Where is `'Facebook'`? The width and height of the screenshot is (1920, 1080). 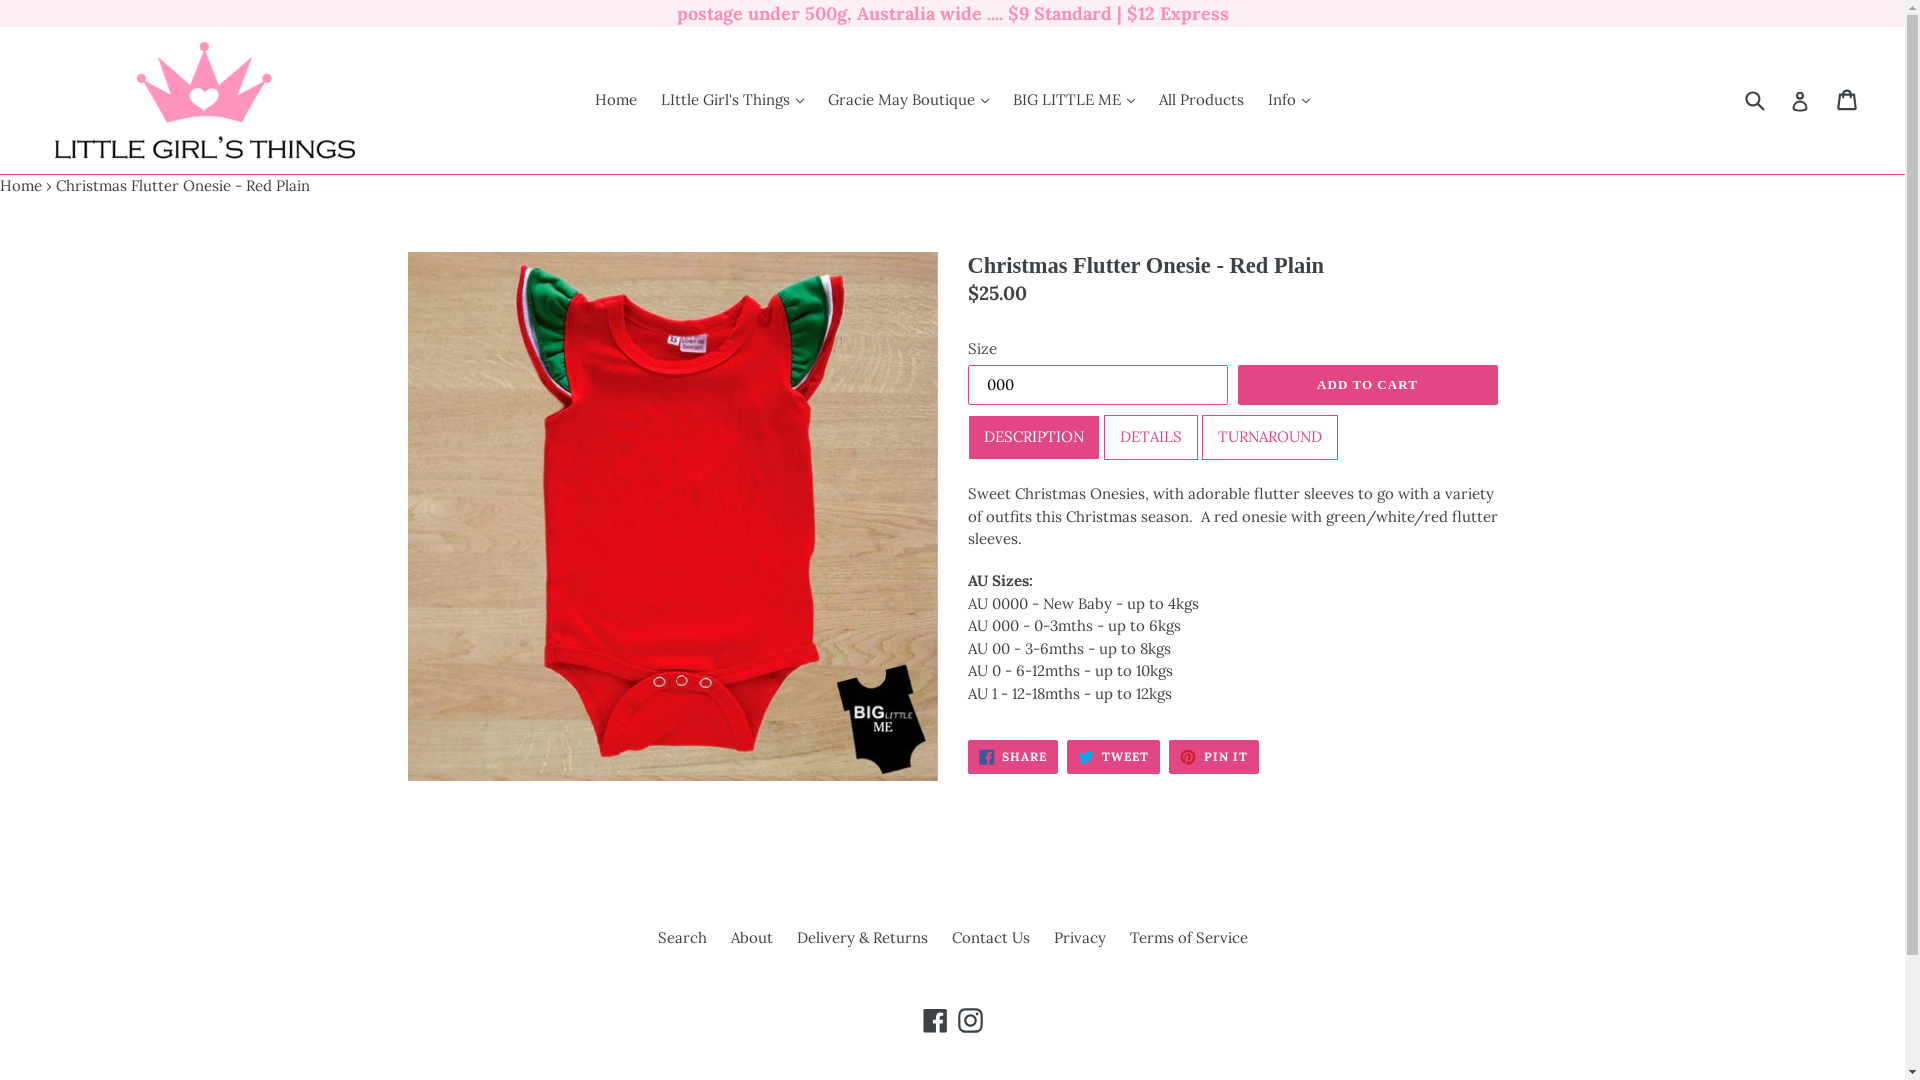 'Facebook' is located at coordinates (934, 1020).